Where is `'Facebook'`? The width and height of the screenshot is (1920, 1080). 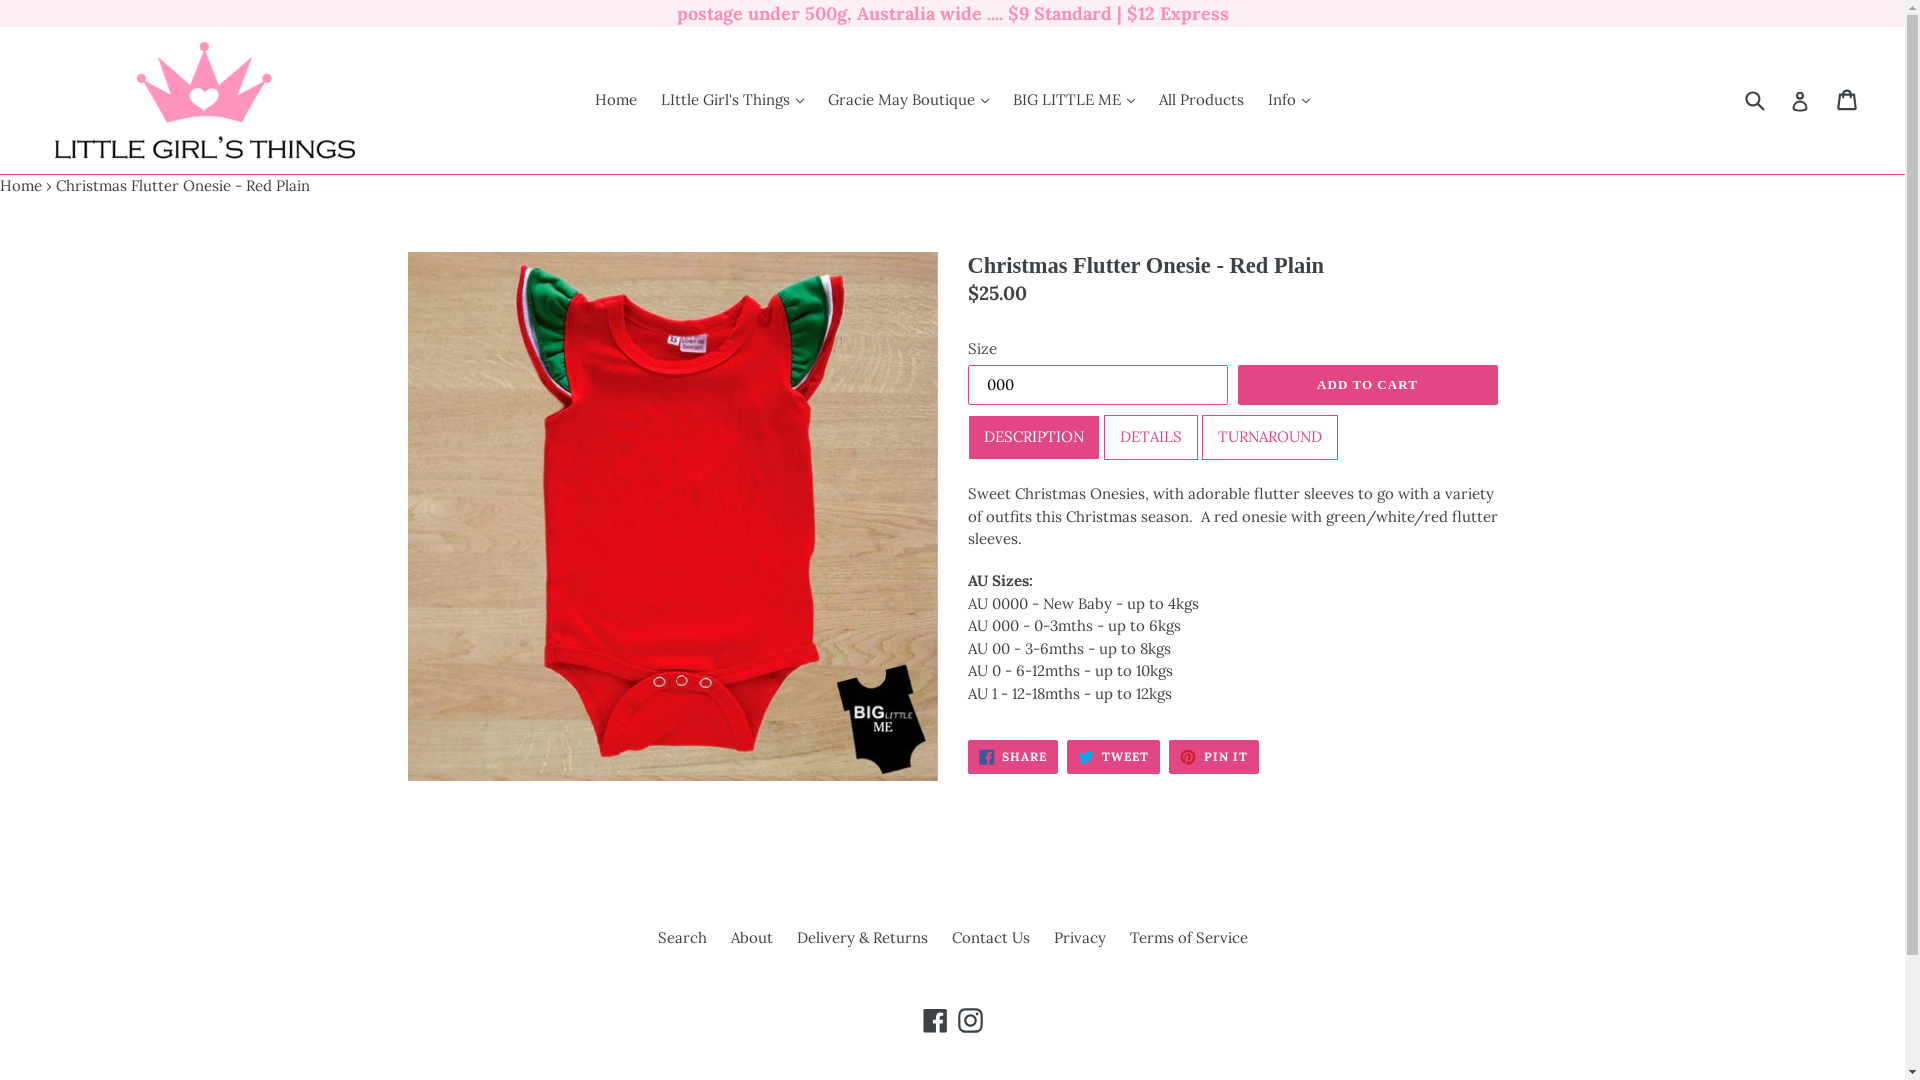 'Facebook' is located at coordinates (934, 1020).